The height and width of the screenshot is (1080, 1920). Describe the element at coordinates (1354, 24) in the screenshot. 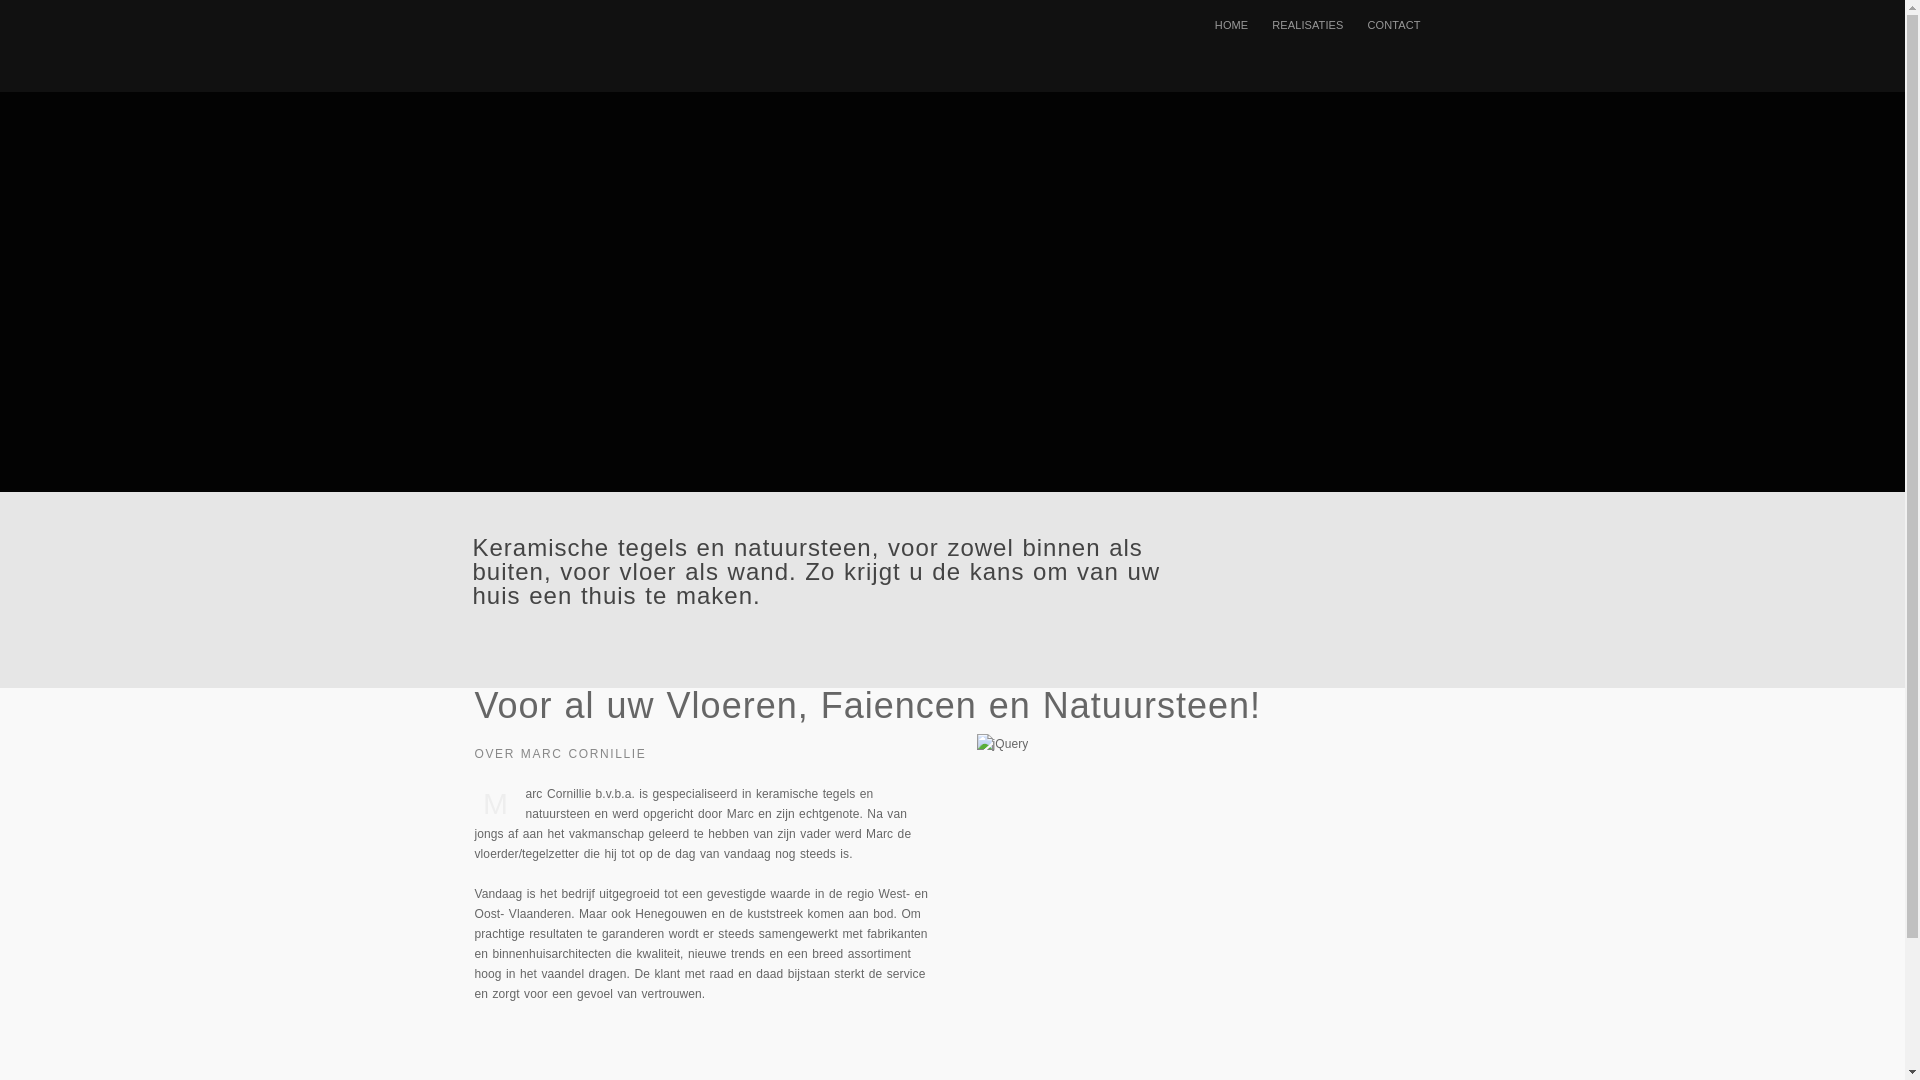

I see `'CONTACT'` at that location.